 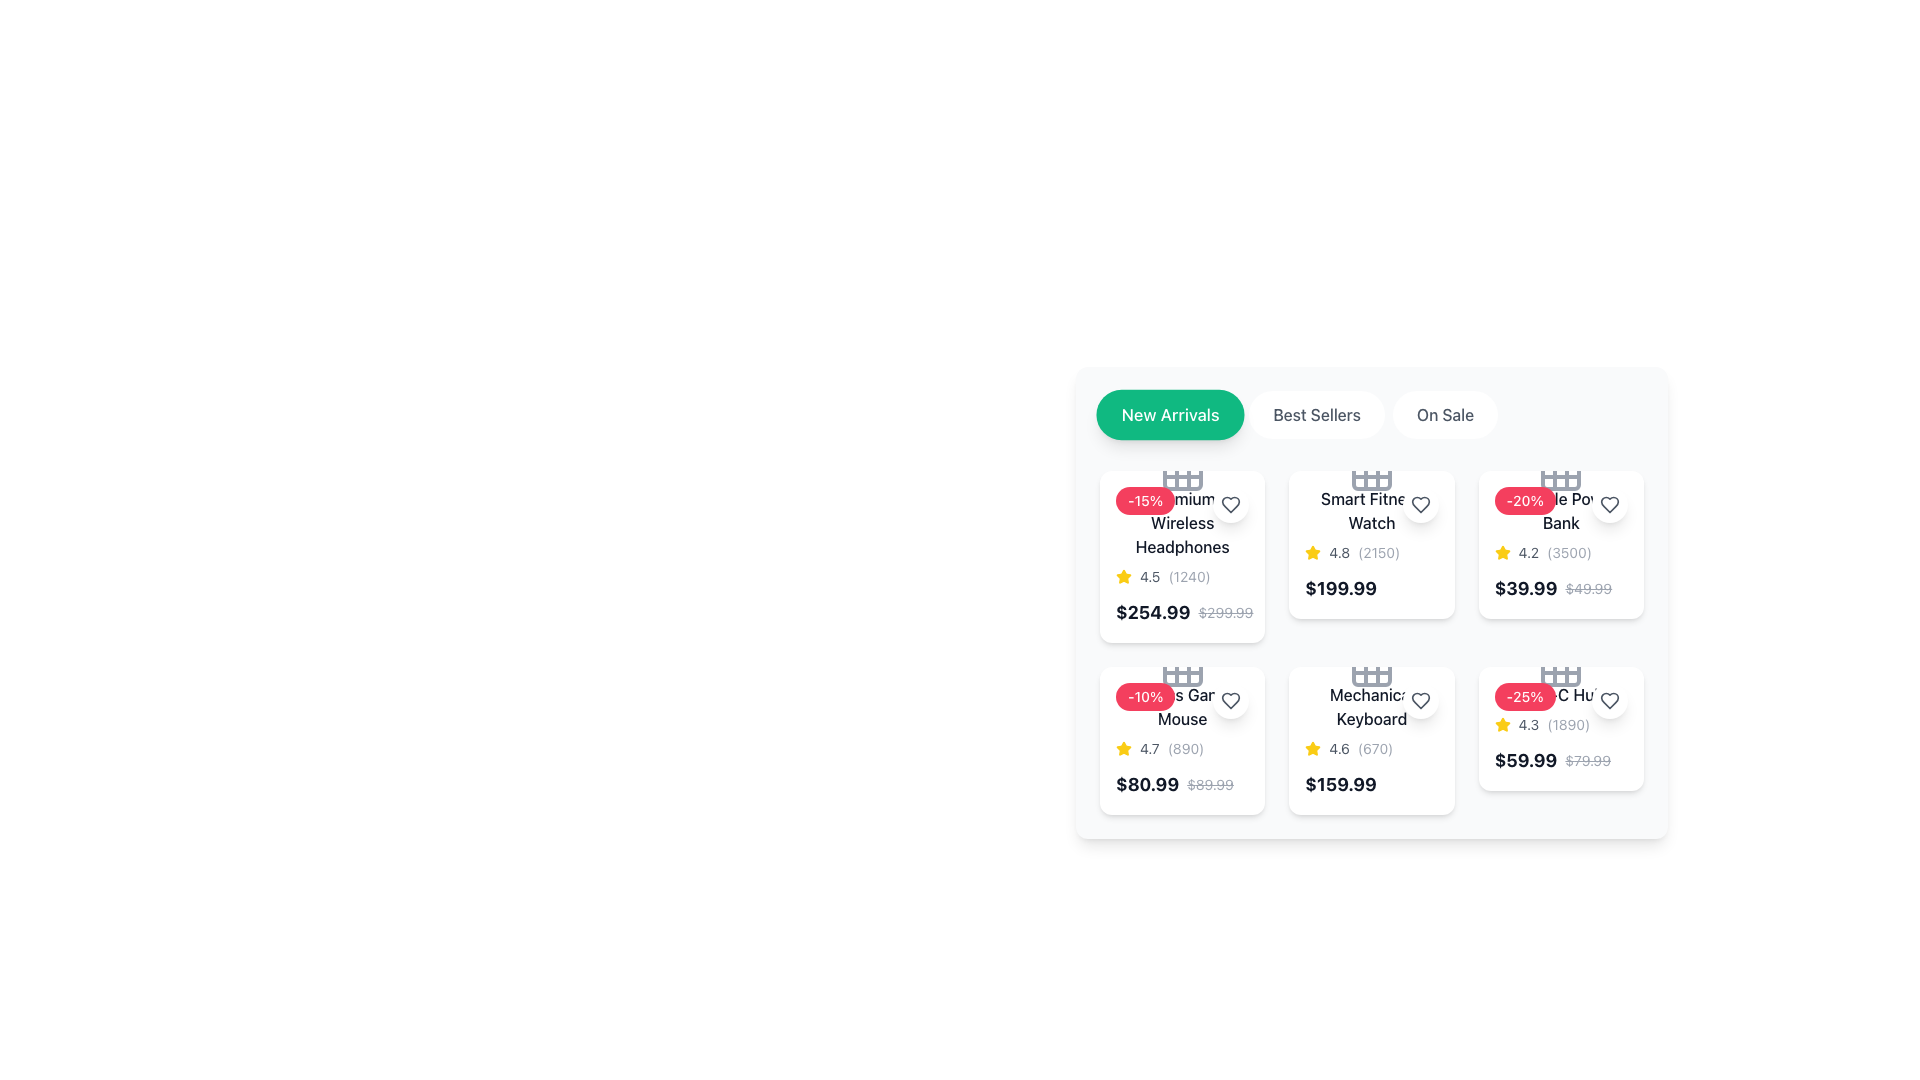 I want to click on the text label indicating a count or rating '(1240)', which is styled in gray and positioned to the right of the '4.5' text and star icon, forming part of the rating display, so click(x=1189, y=577).